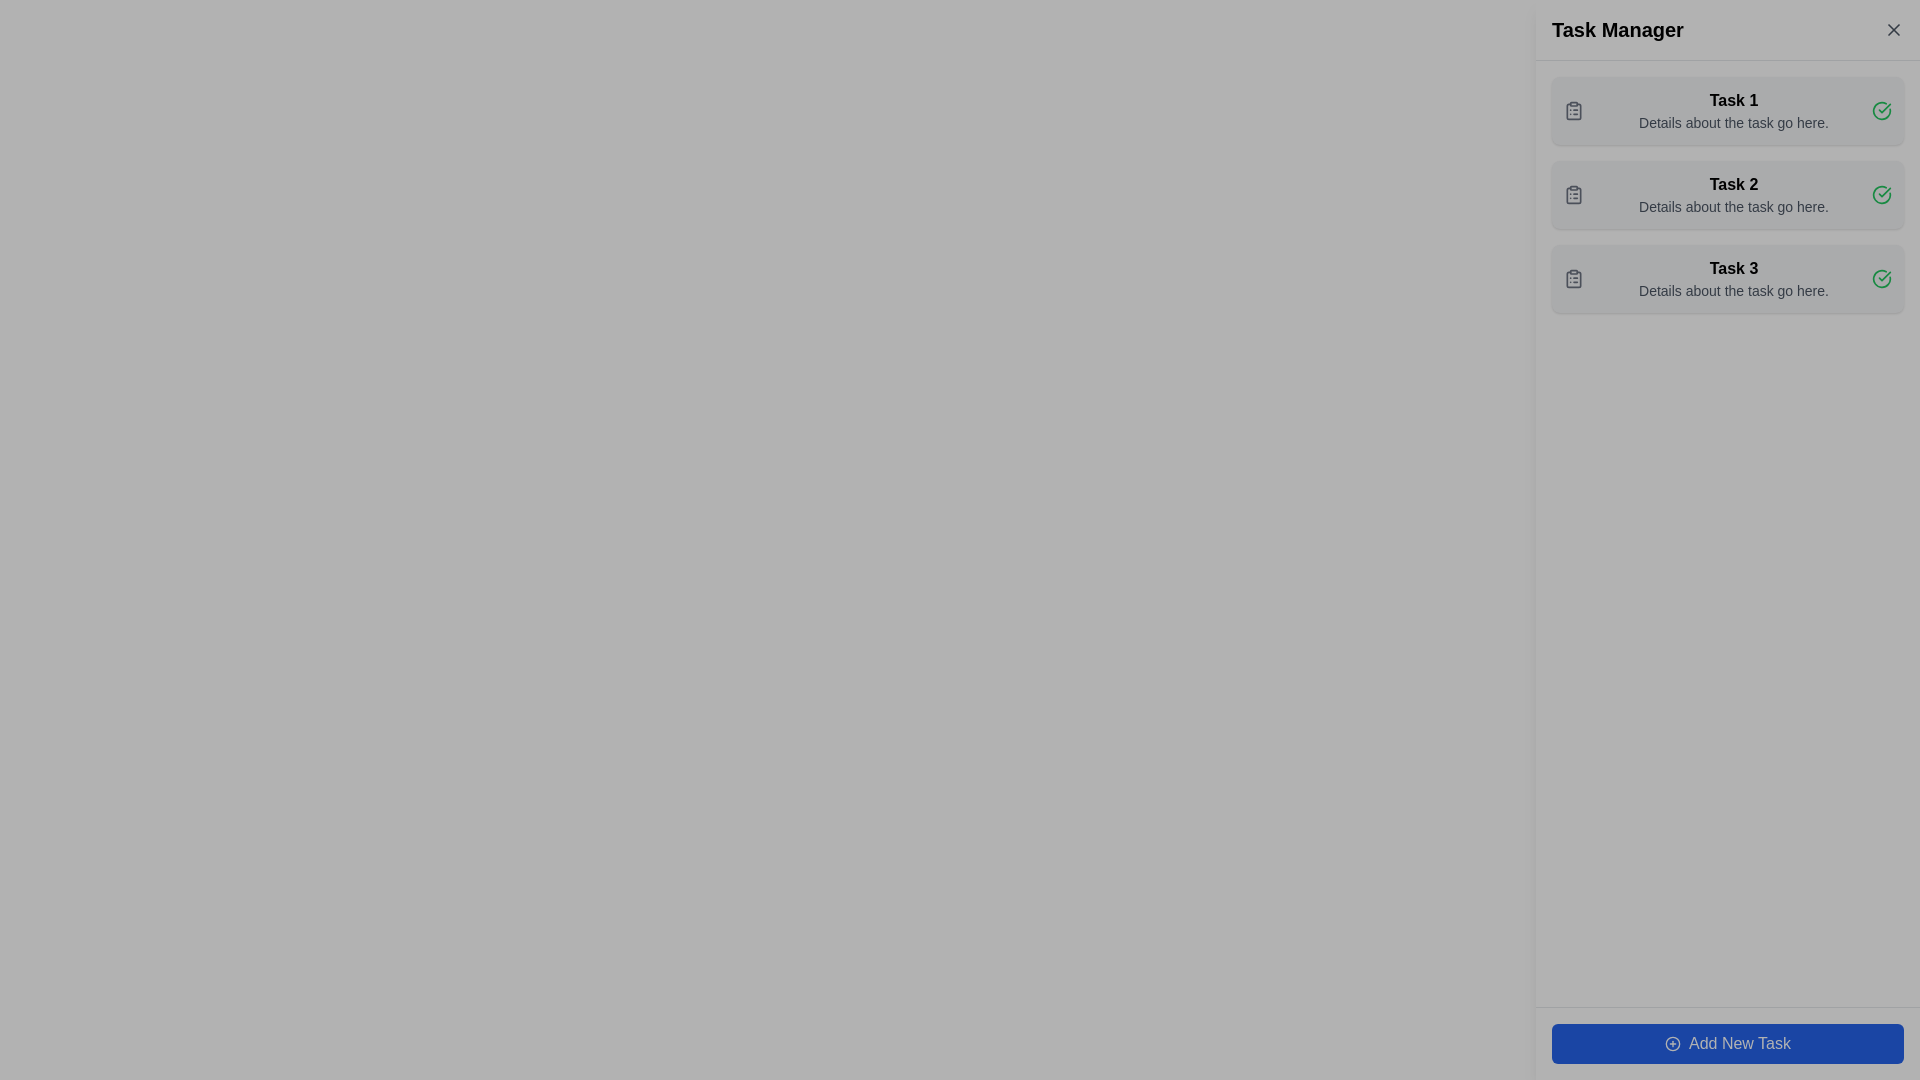 This screenshot has width=1920, height=1080. Describe the element at coordinates (1880, 278) in the screenshot. I see `the green circular icon with a checkmark located on the far right side of the 'Task 3' row` at that location.